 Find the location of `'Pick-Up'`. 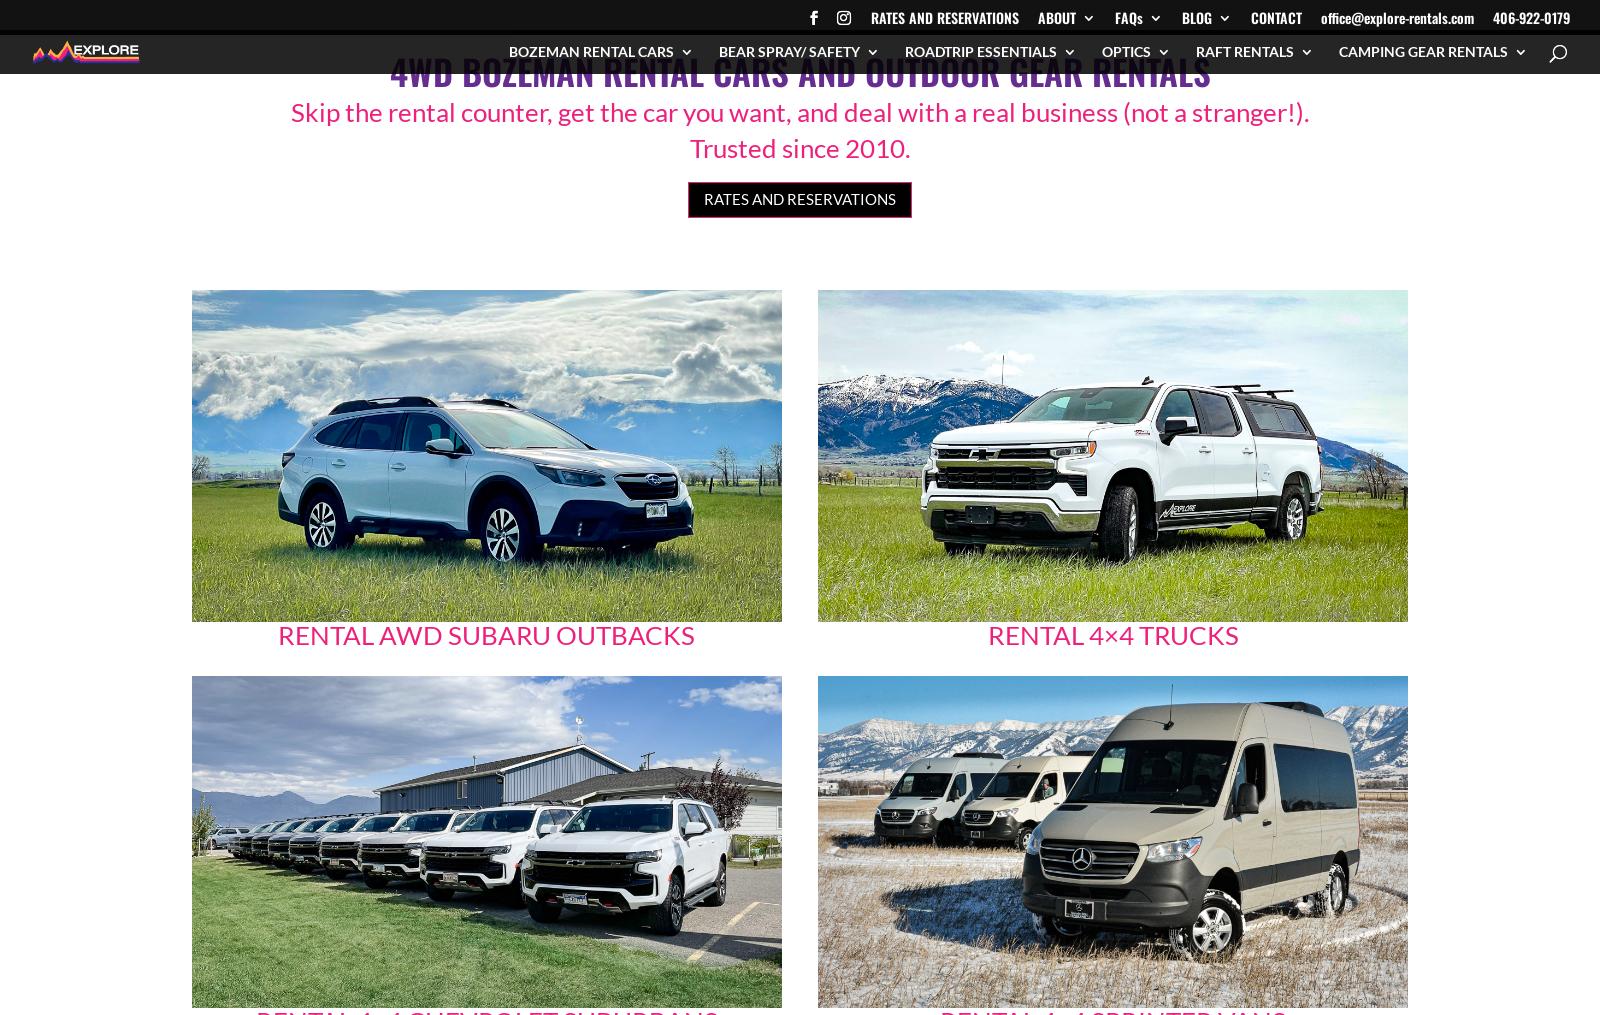

'Pick-Up' is located at coordinates (547, 503).